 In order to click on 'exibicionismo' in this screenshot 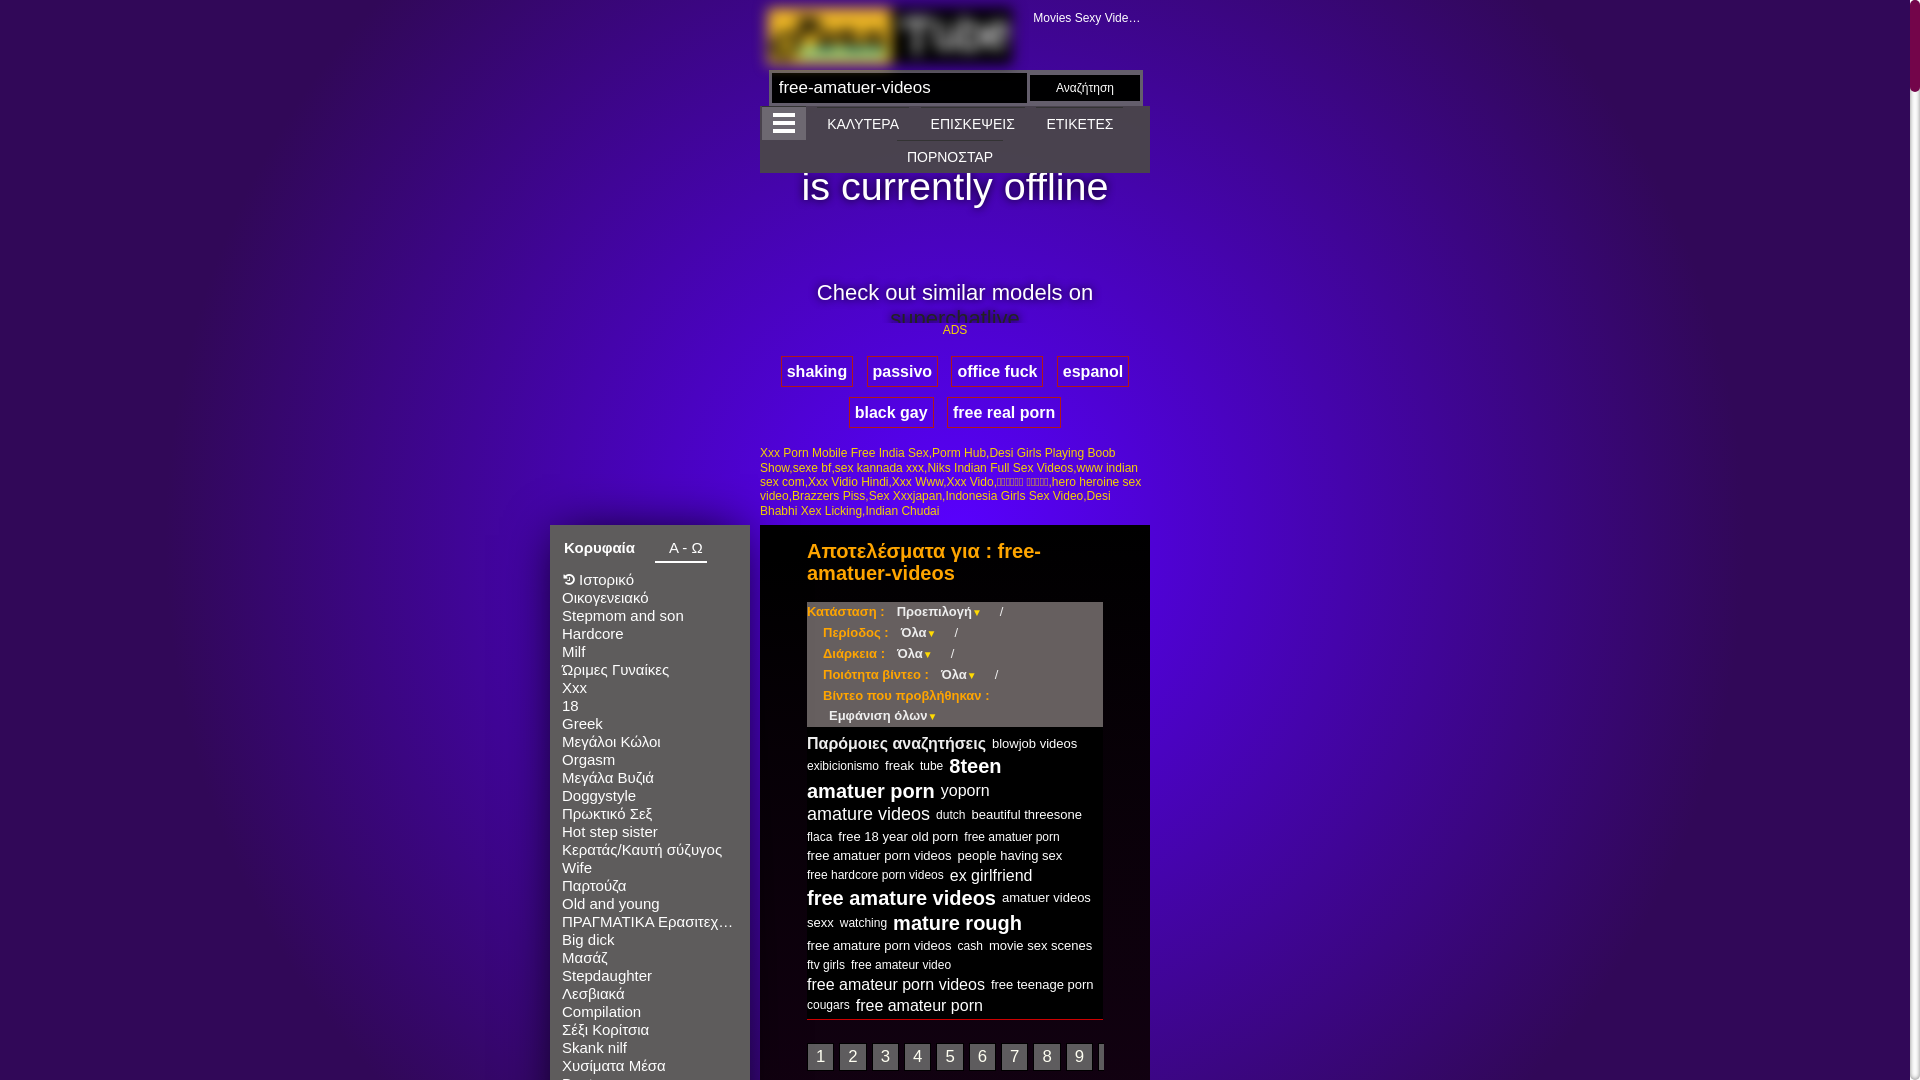, I will do `click(843, 765)`.